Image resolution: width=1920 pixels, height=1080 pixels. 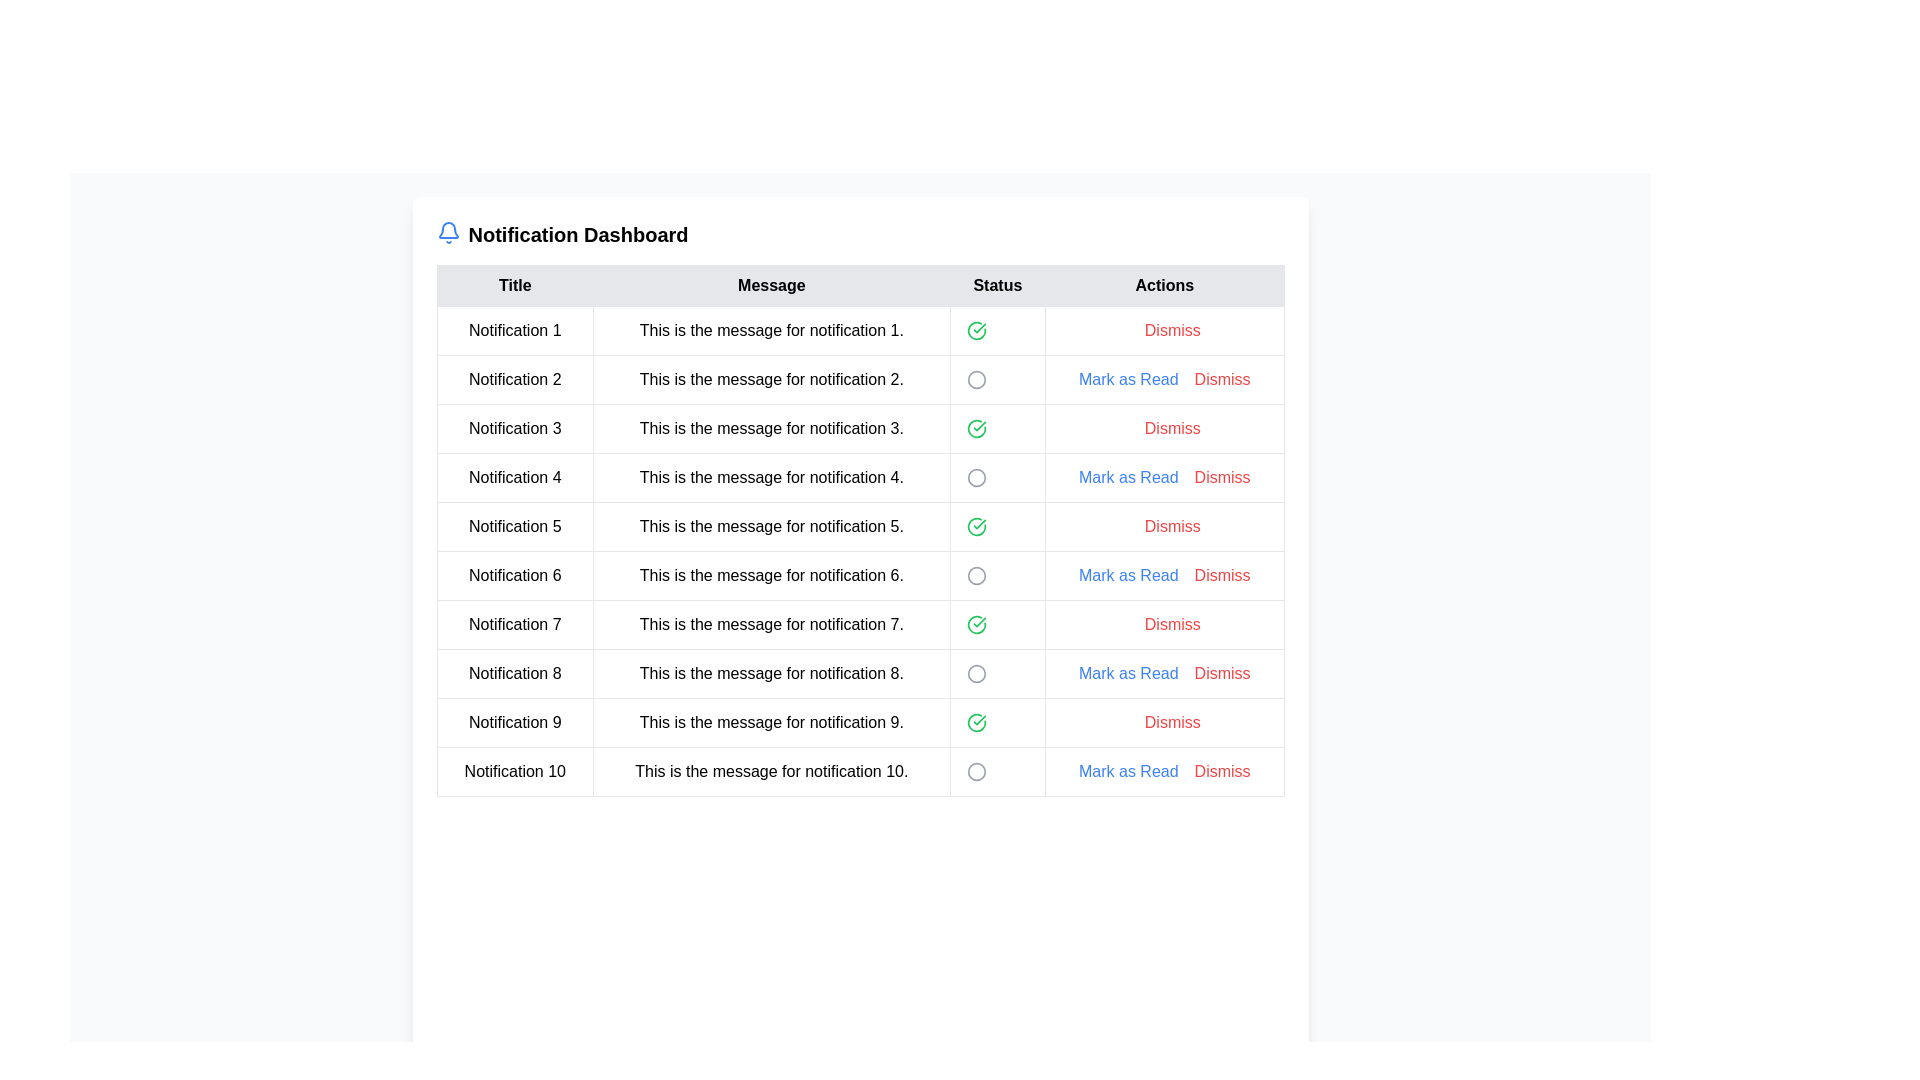 What do you see at coordinates (1164, 722) in the screenshot?
I see `the 'Dismiss' link styled element in red, located at the end of the notification row 'Notification 9'` at bounding box center [1164, 722].